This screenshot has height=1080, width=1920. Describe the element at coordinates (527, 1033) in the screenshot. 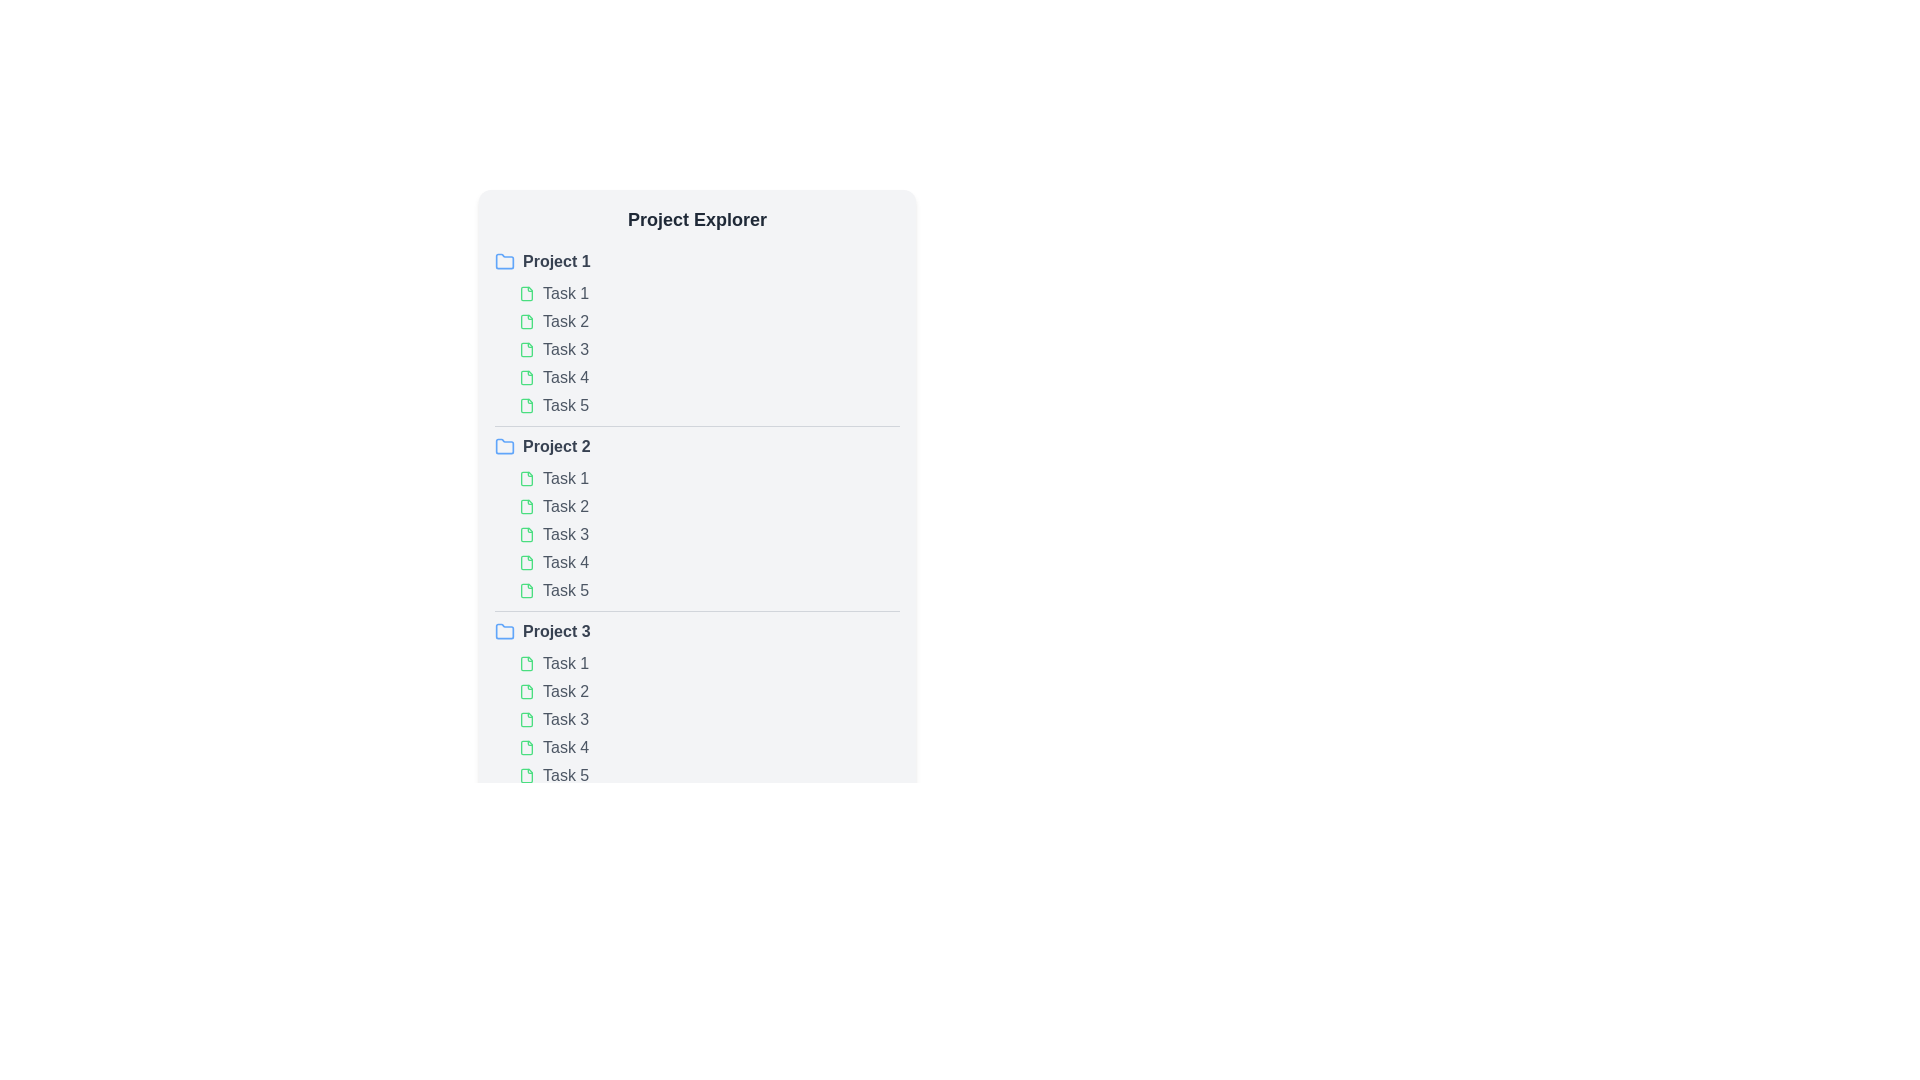

I see `the folder icon, which is a small green vector graphic located at the bottom of the task list interface, serving as an indicator for a file or document` at that location.